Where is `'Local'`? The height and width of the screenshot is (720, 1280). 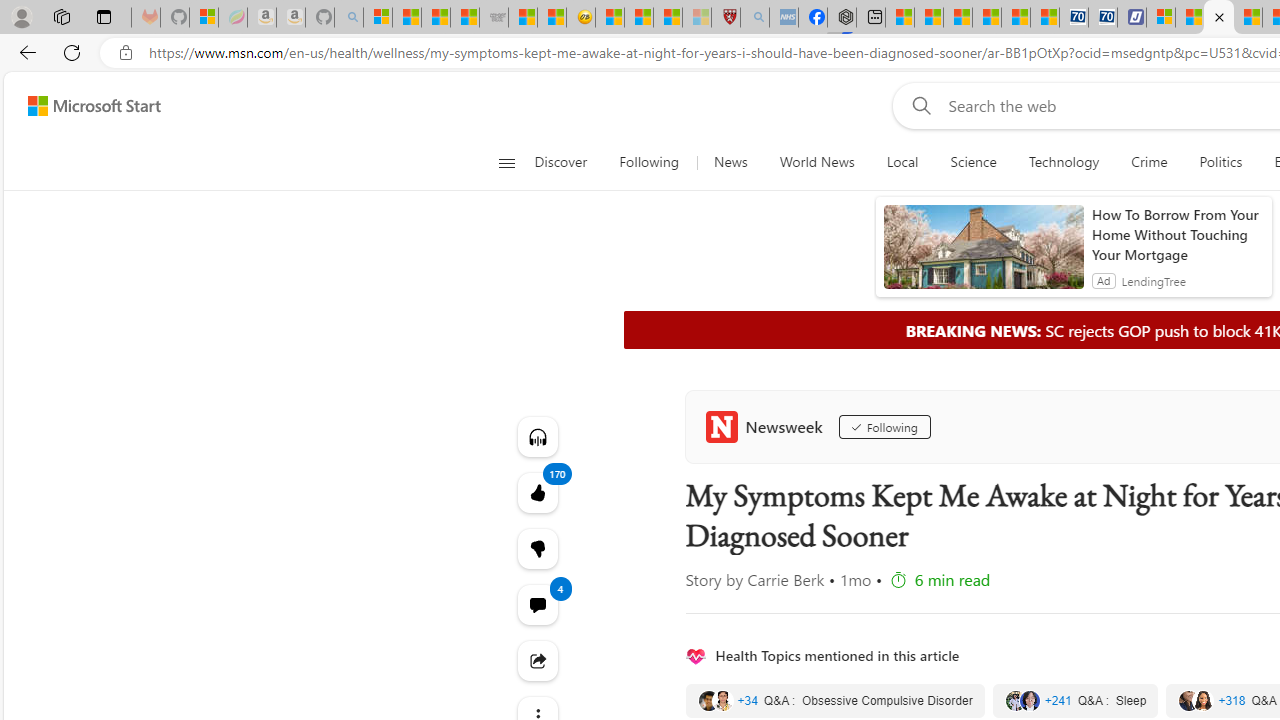 'Local' is located at coordinates (901, 162).